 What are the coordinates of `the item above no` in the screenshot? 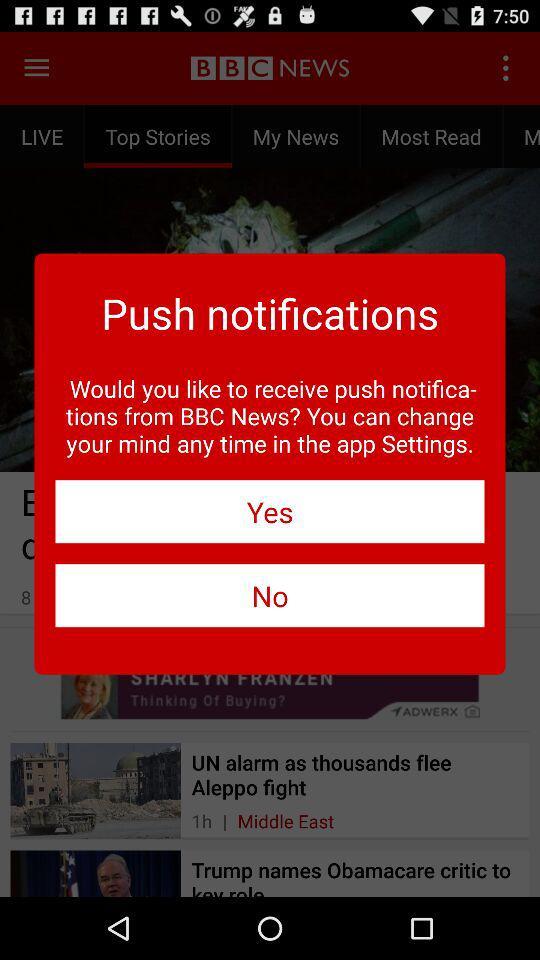 It's located at (270, 510).